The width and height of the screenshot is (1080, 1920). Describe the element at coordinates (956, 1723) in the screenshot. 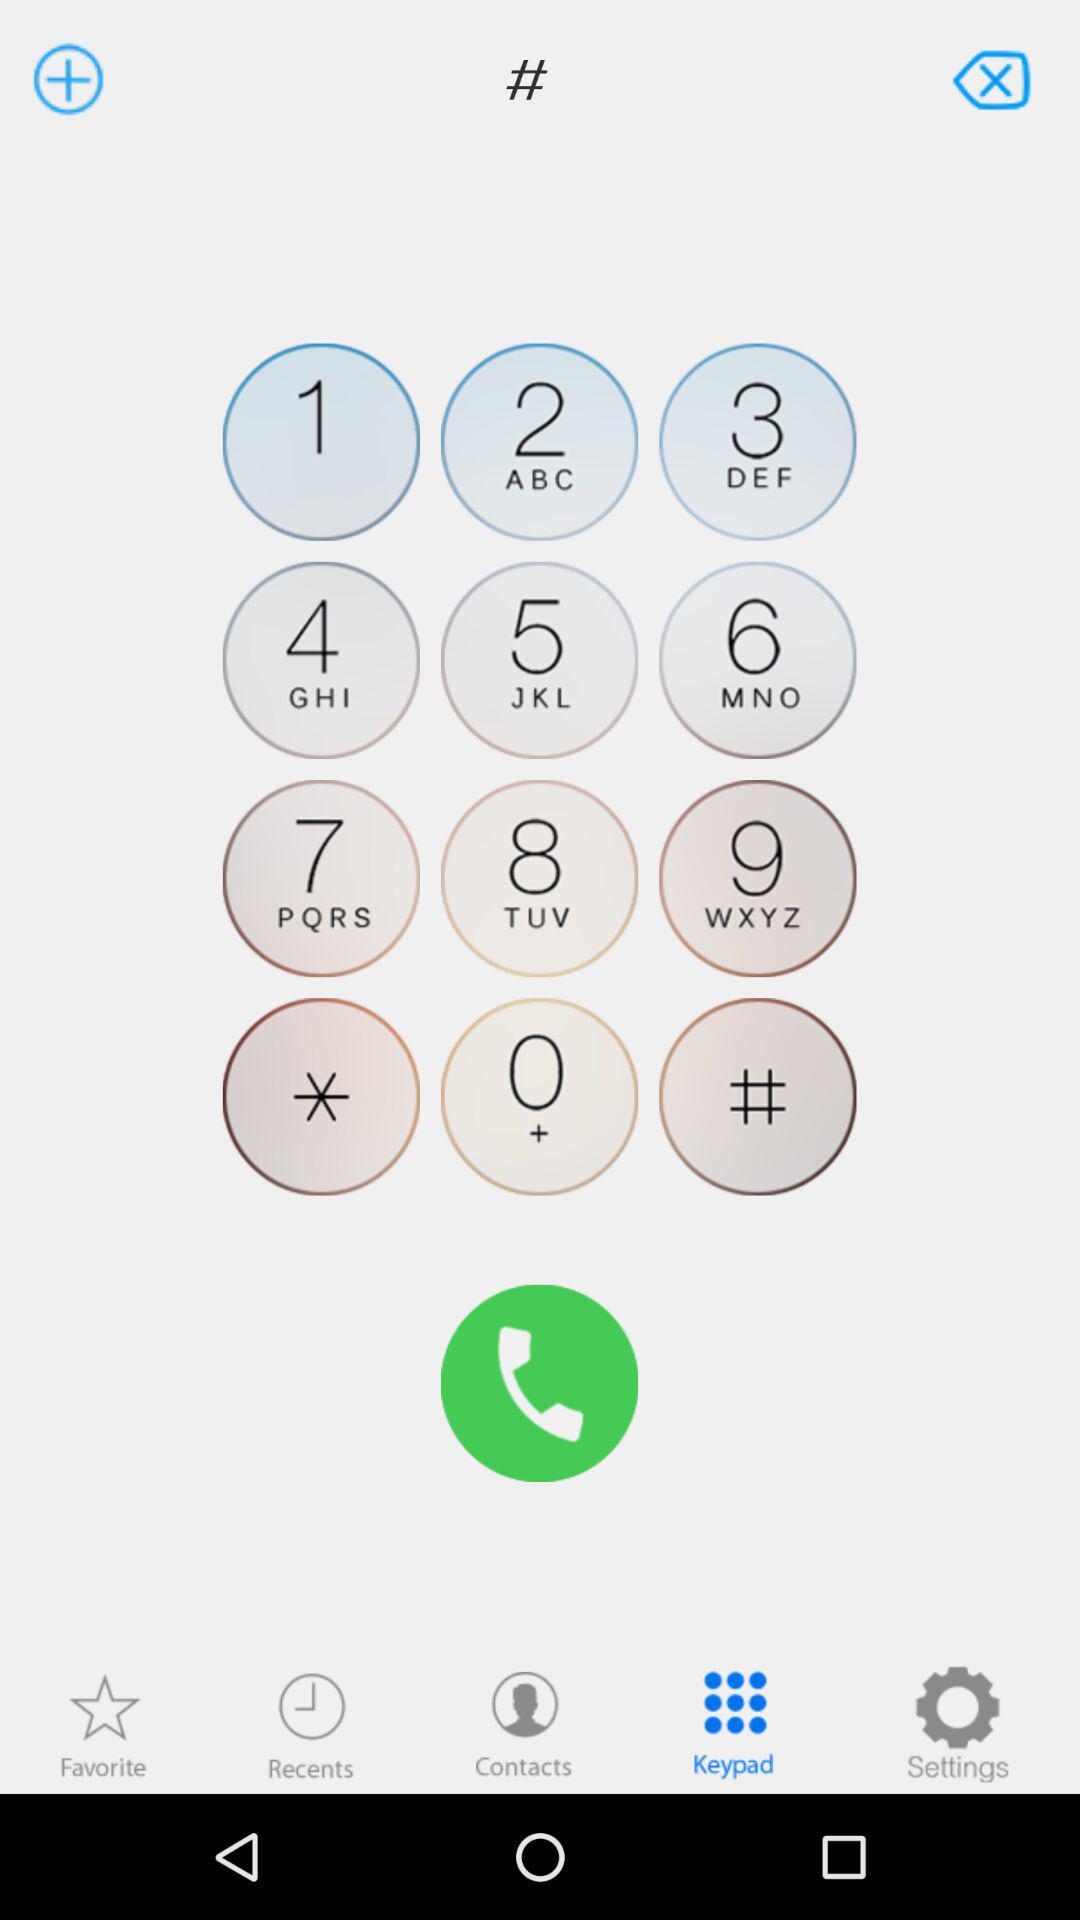

I see `item below #` at that location.